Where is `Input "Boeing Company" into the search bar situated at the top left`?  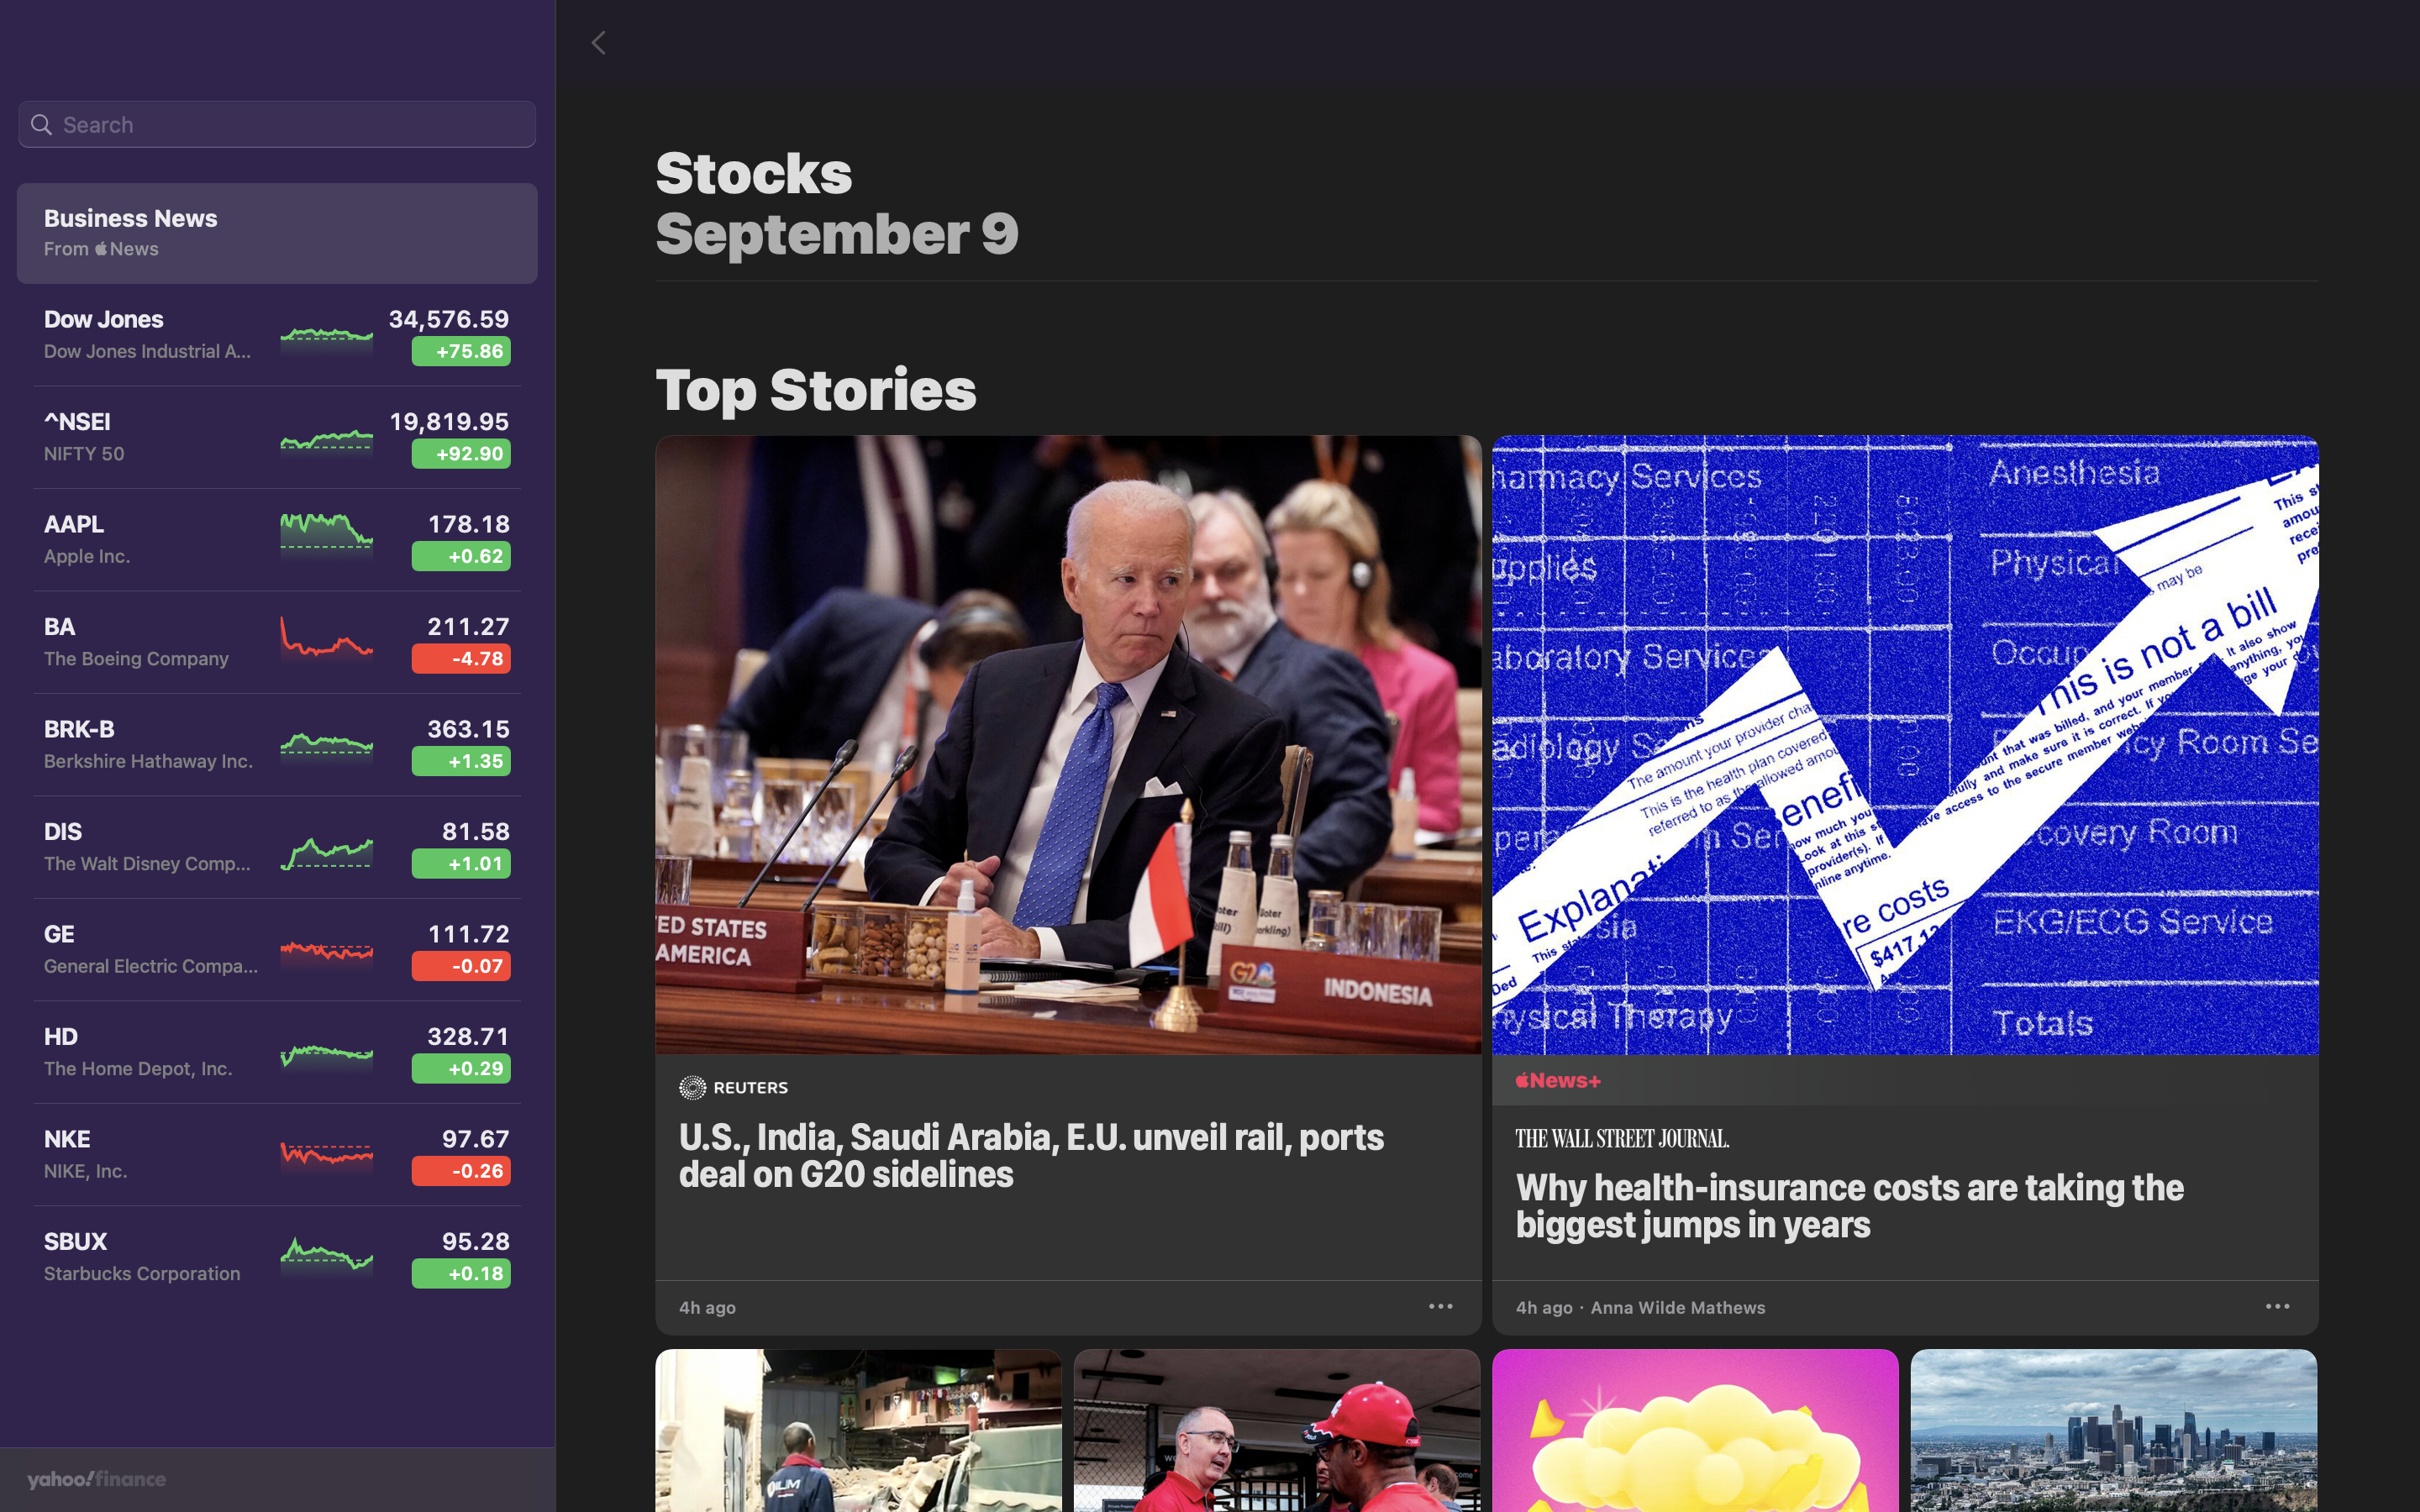 Input "Boeing Company" into the search bar situated at the top left is located at coordinates (276, 125).